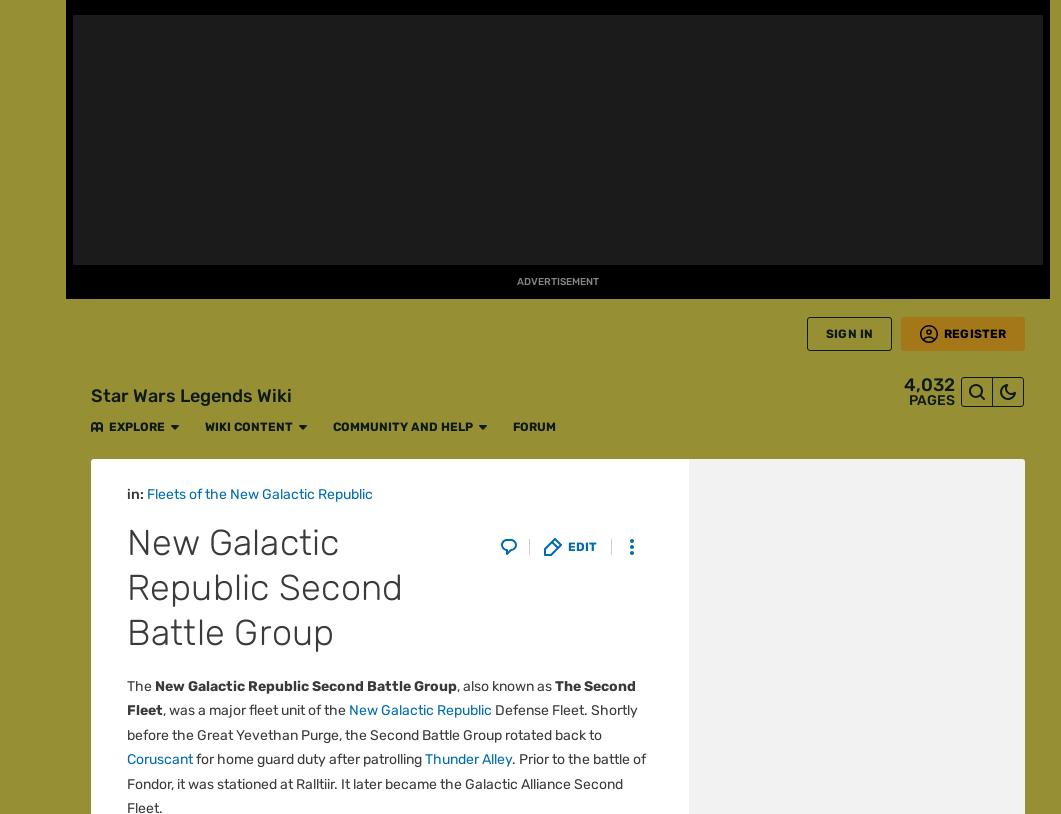 The width and height of the screenshot is (1061, 814). Describe the element at coordinates (32, 191) in the screenshot. I see `'Fan Central'` at that location.